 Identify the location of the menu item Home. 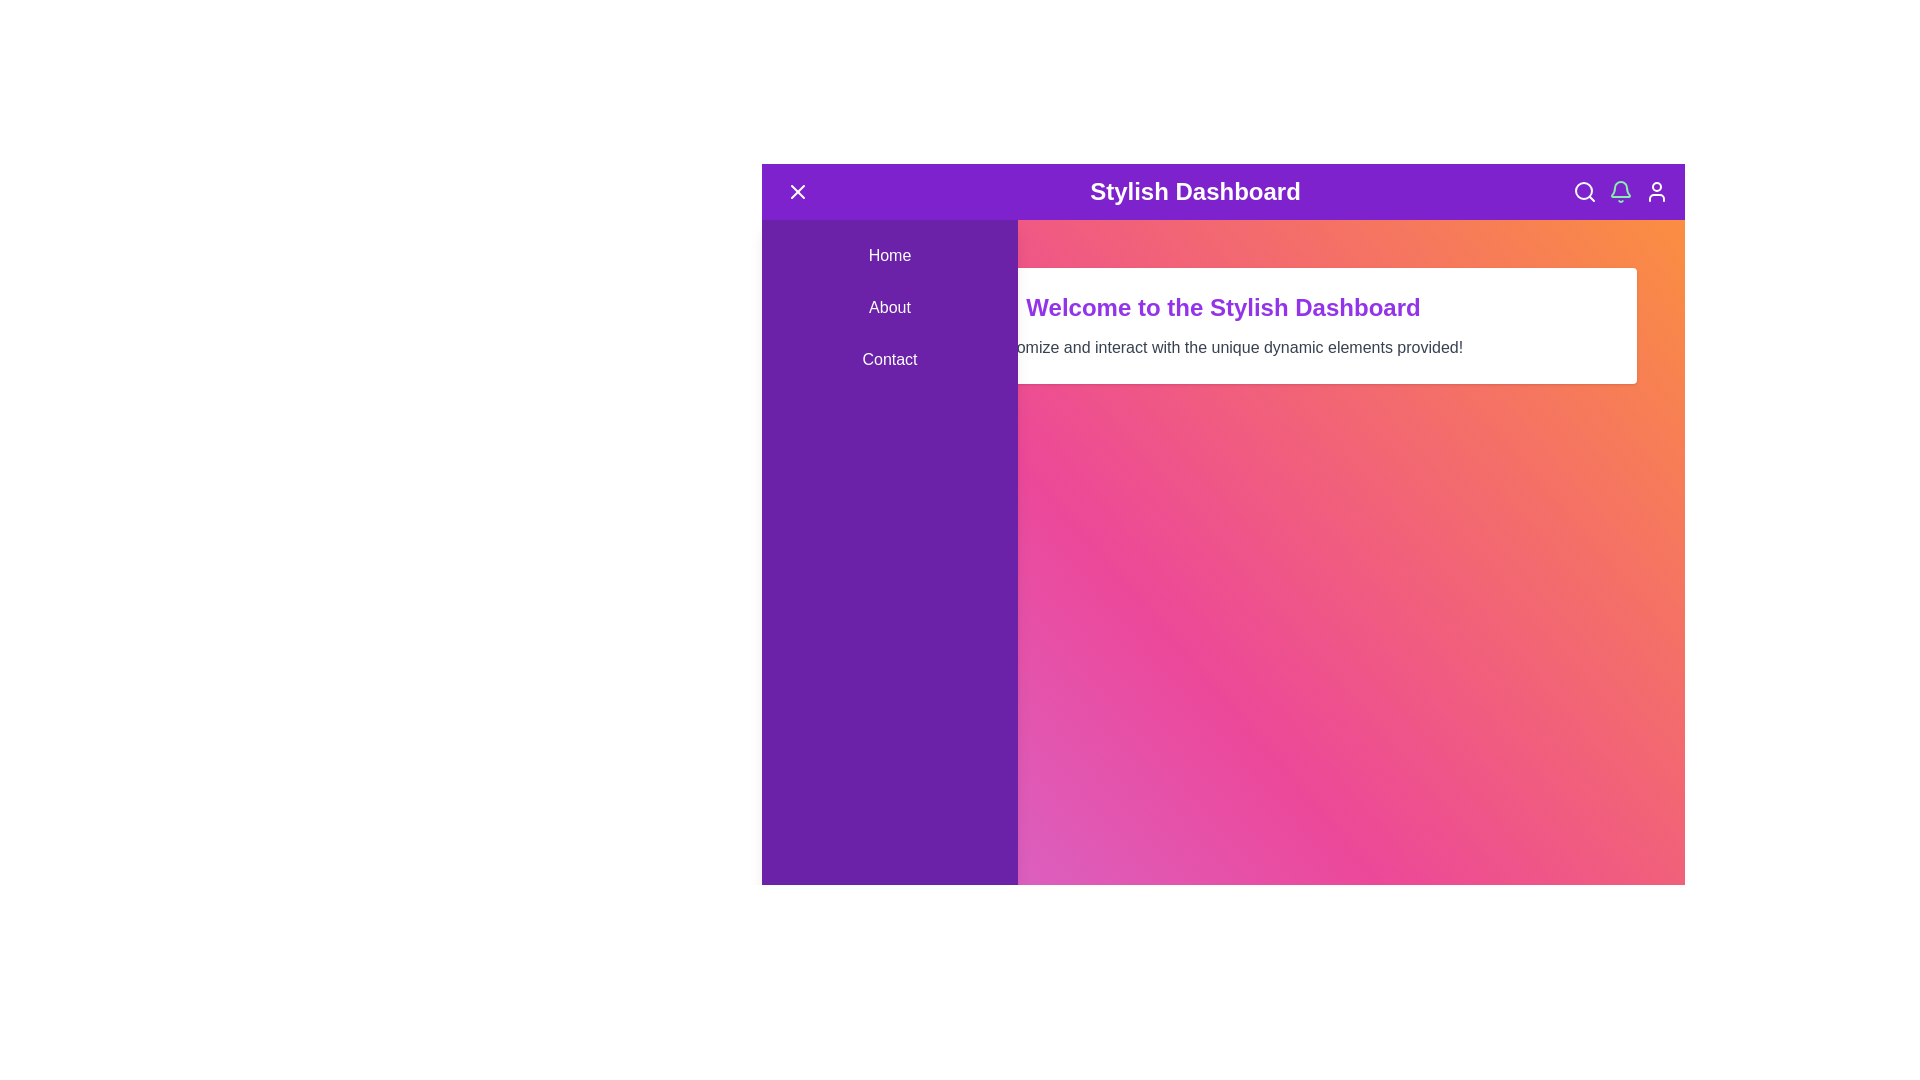
(888, 254).